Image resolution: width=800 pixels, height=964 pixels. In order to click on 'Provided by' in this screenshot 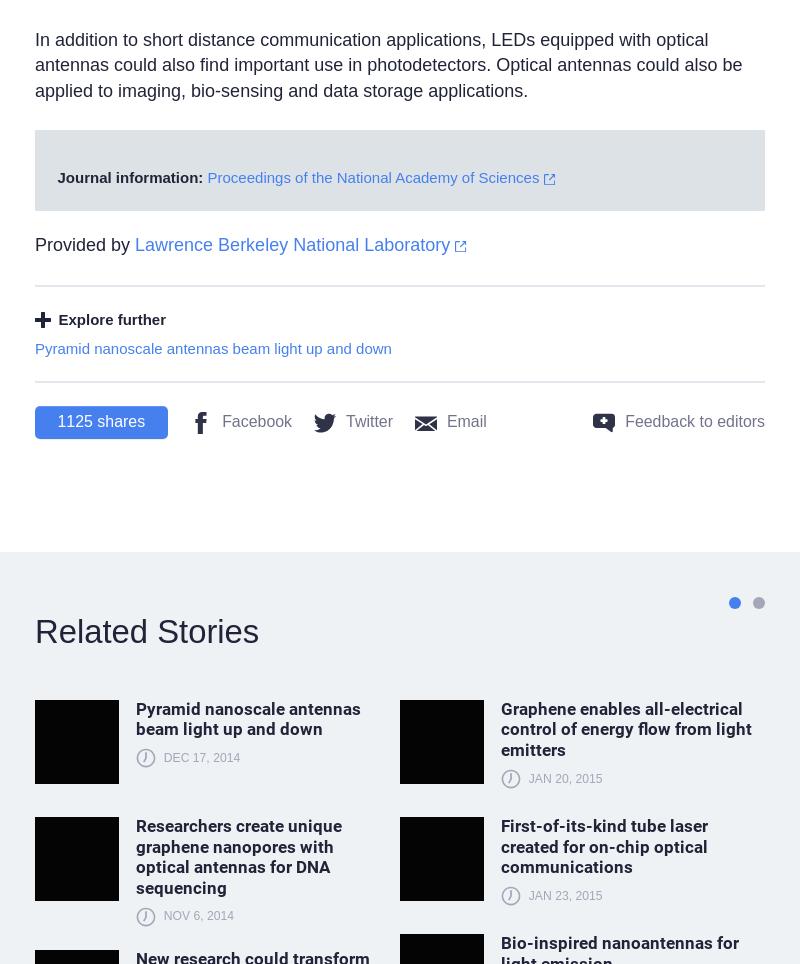, I will do `click(33, 243)`.